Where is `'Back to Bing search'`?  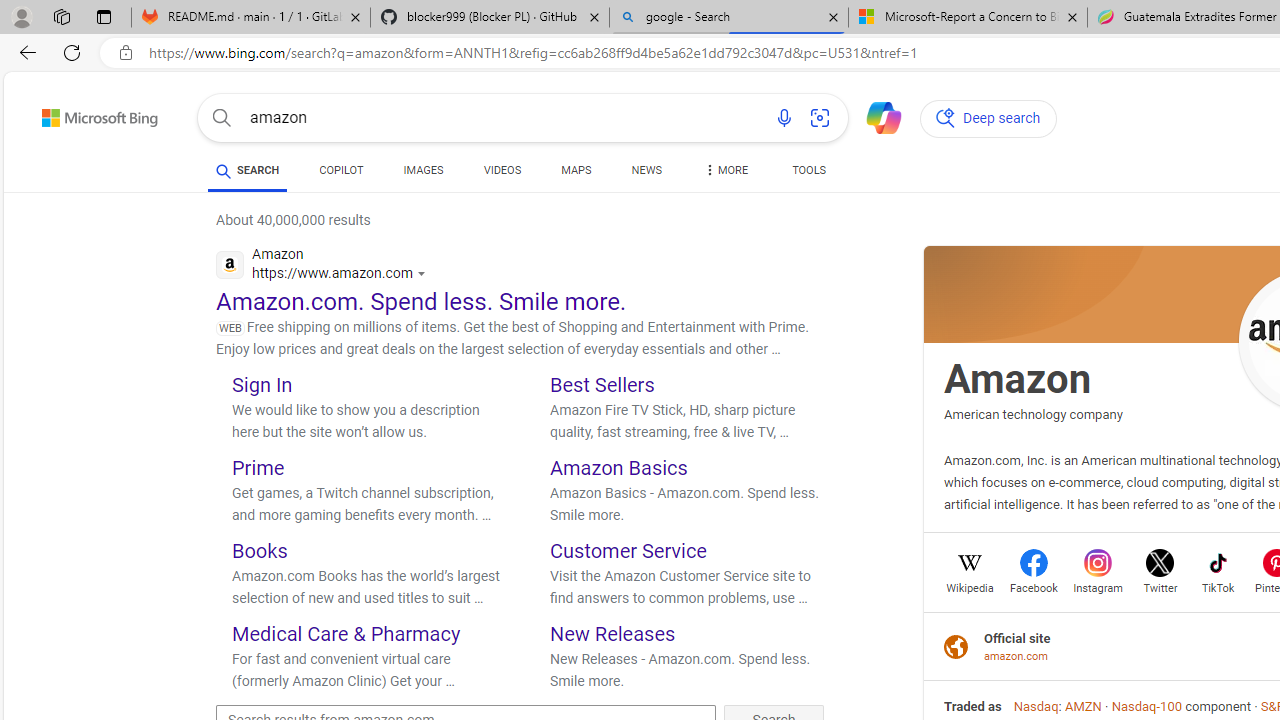 'Back to Bing search' is located at coordinates (86, 114).